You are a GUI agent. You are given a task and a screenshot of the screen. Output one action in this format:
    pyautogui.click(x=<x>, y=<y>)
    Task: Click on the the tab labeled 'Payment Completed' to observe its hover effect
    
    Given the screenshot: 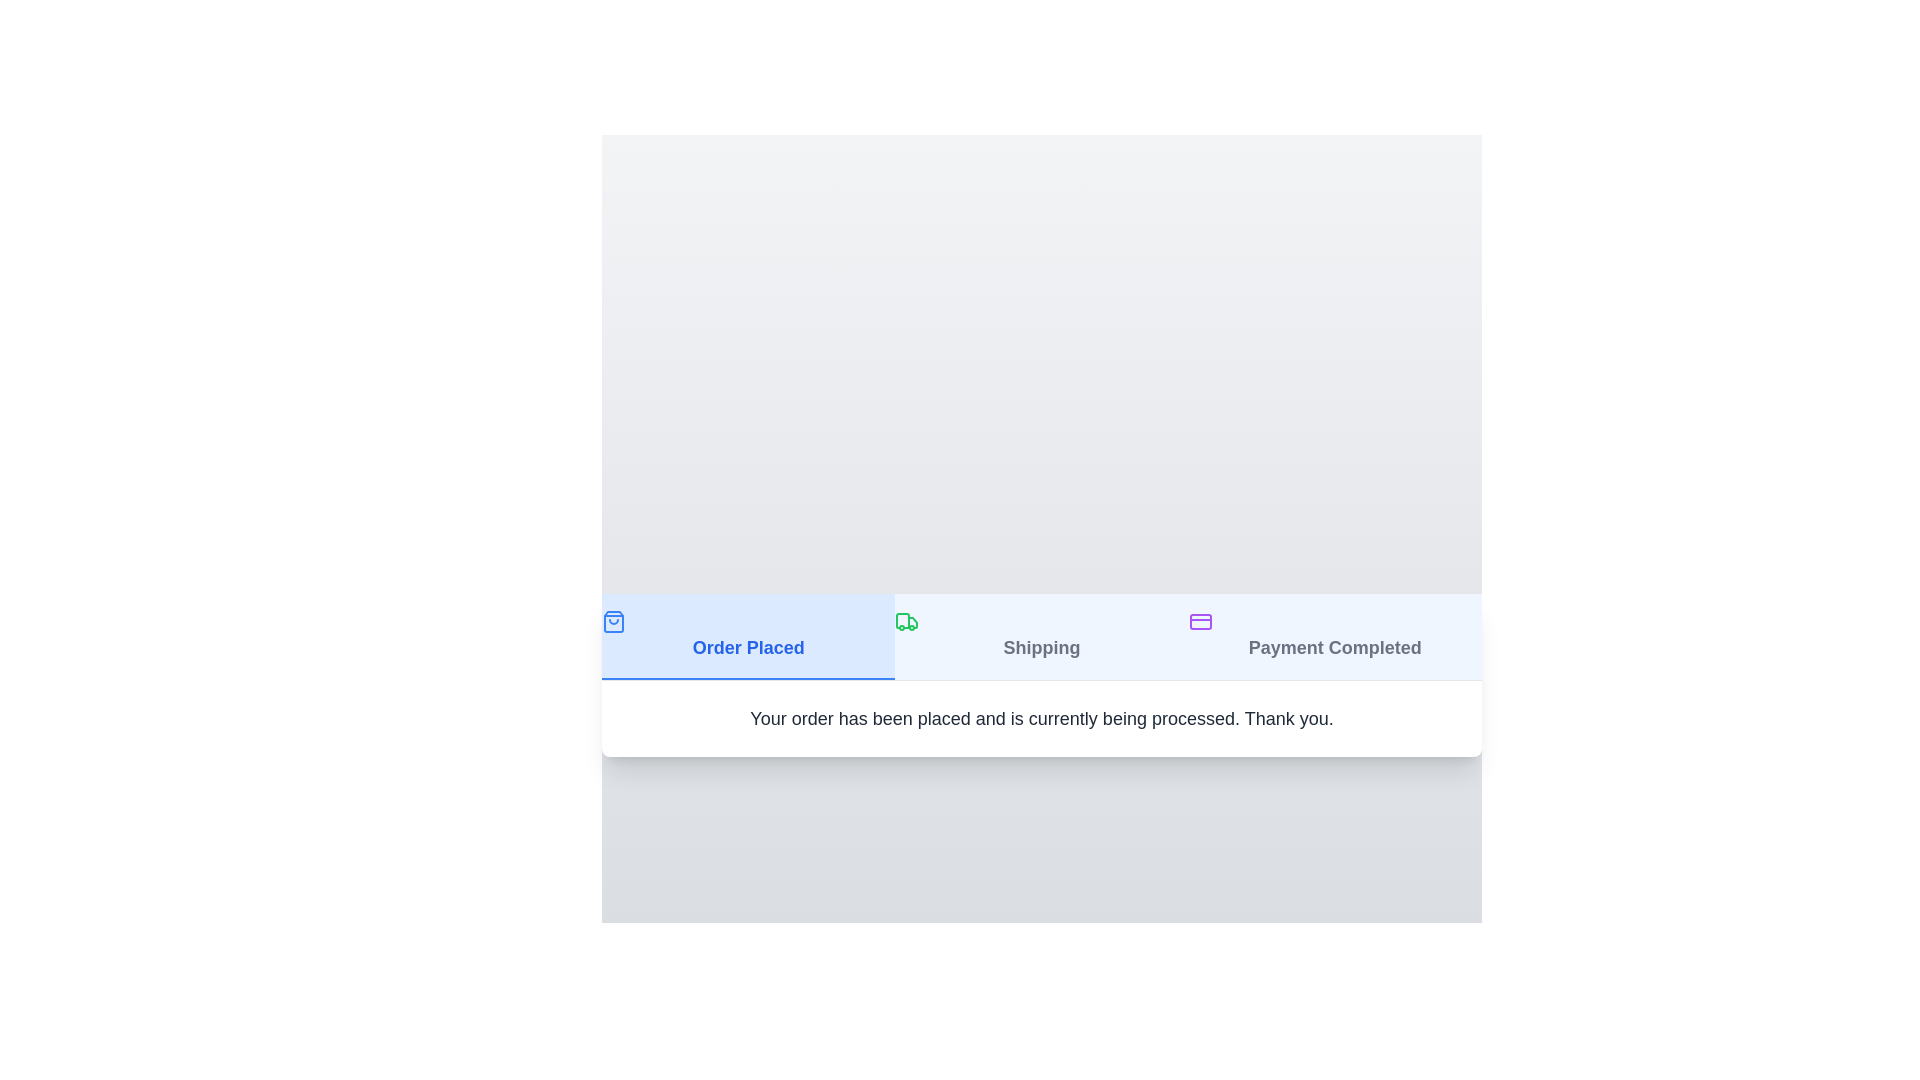 What is the action you would take?
    pyautogui.click(x=1335, y=636)
    